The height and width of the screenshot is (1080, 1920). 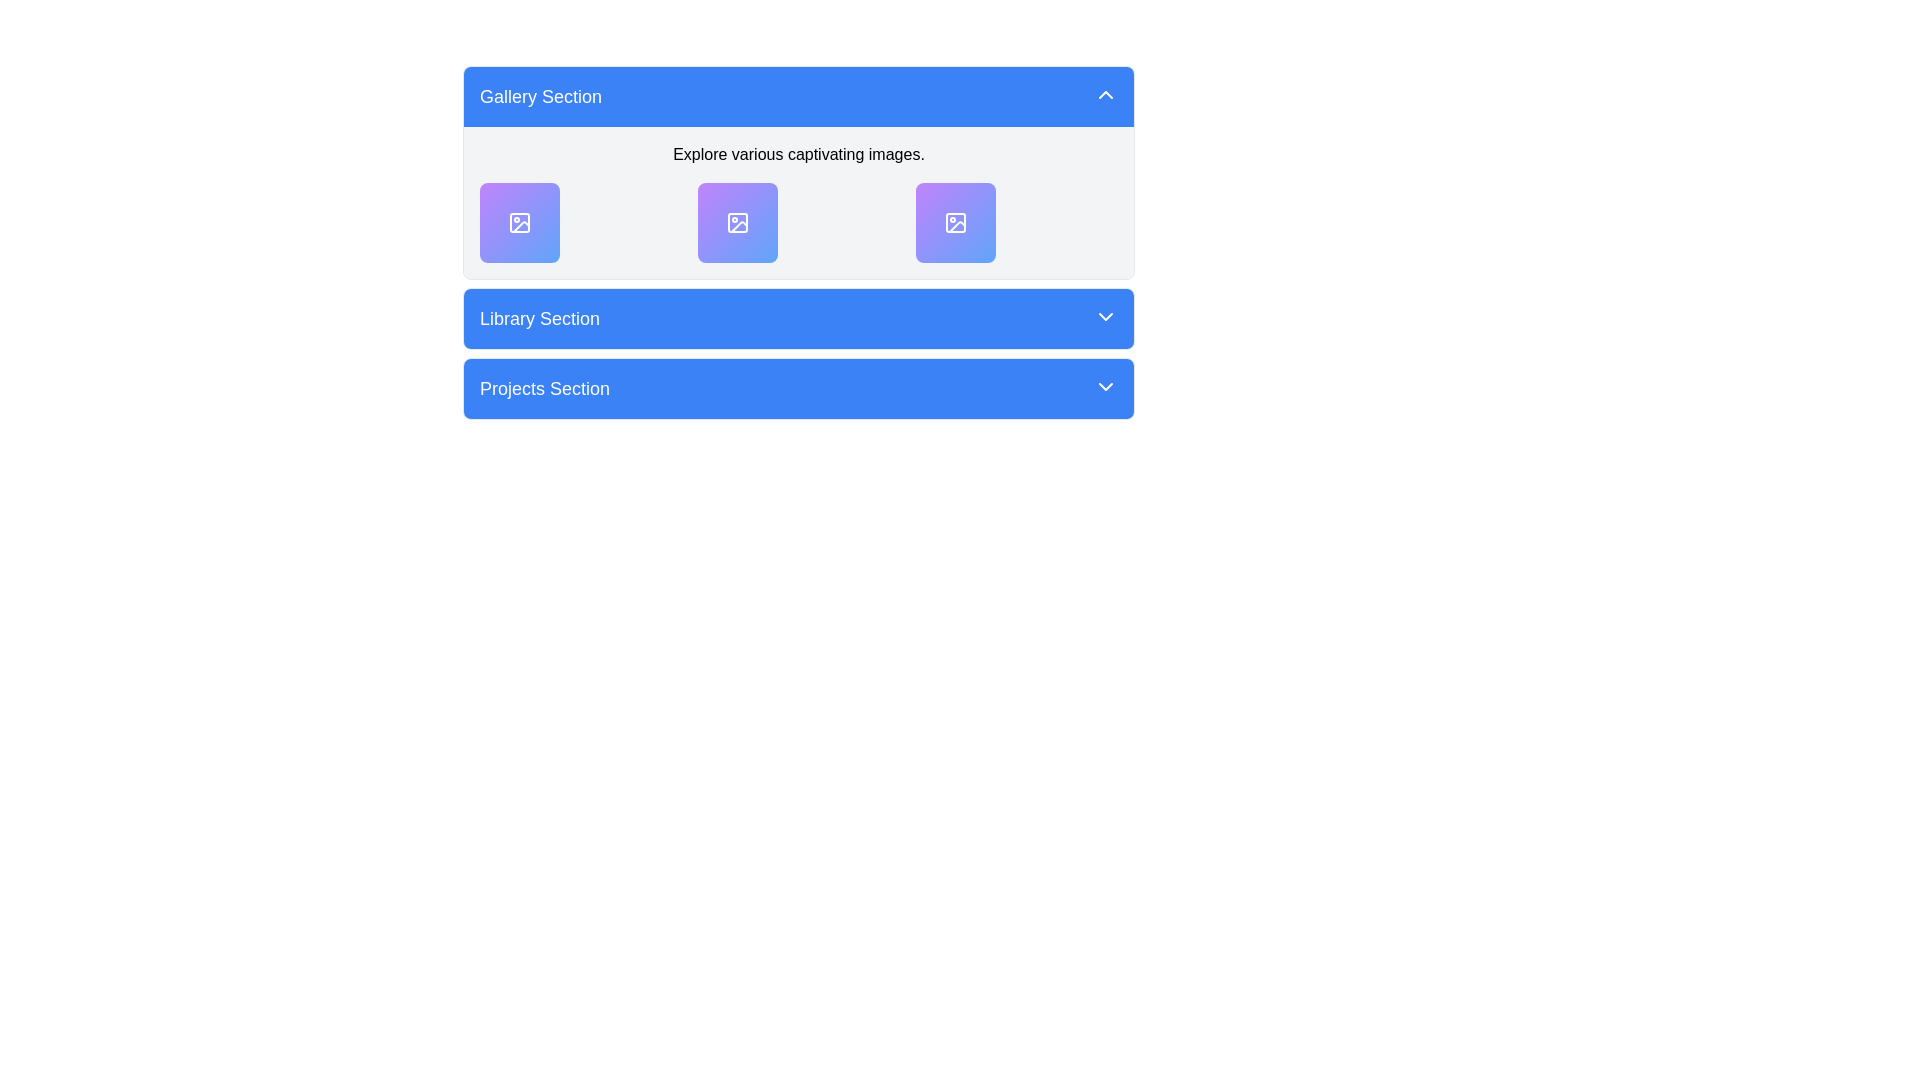 What do you see at coordinates (797, 318) in the screenshot?
I see `the blue 'Library Section' button` at bounding box center [797, 318].